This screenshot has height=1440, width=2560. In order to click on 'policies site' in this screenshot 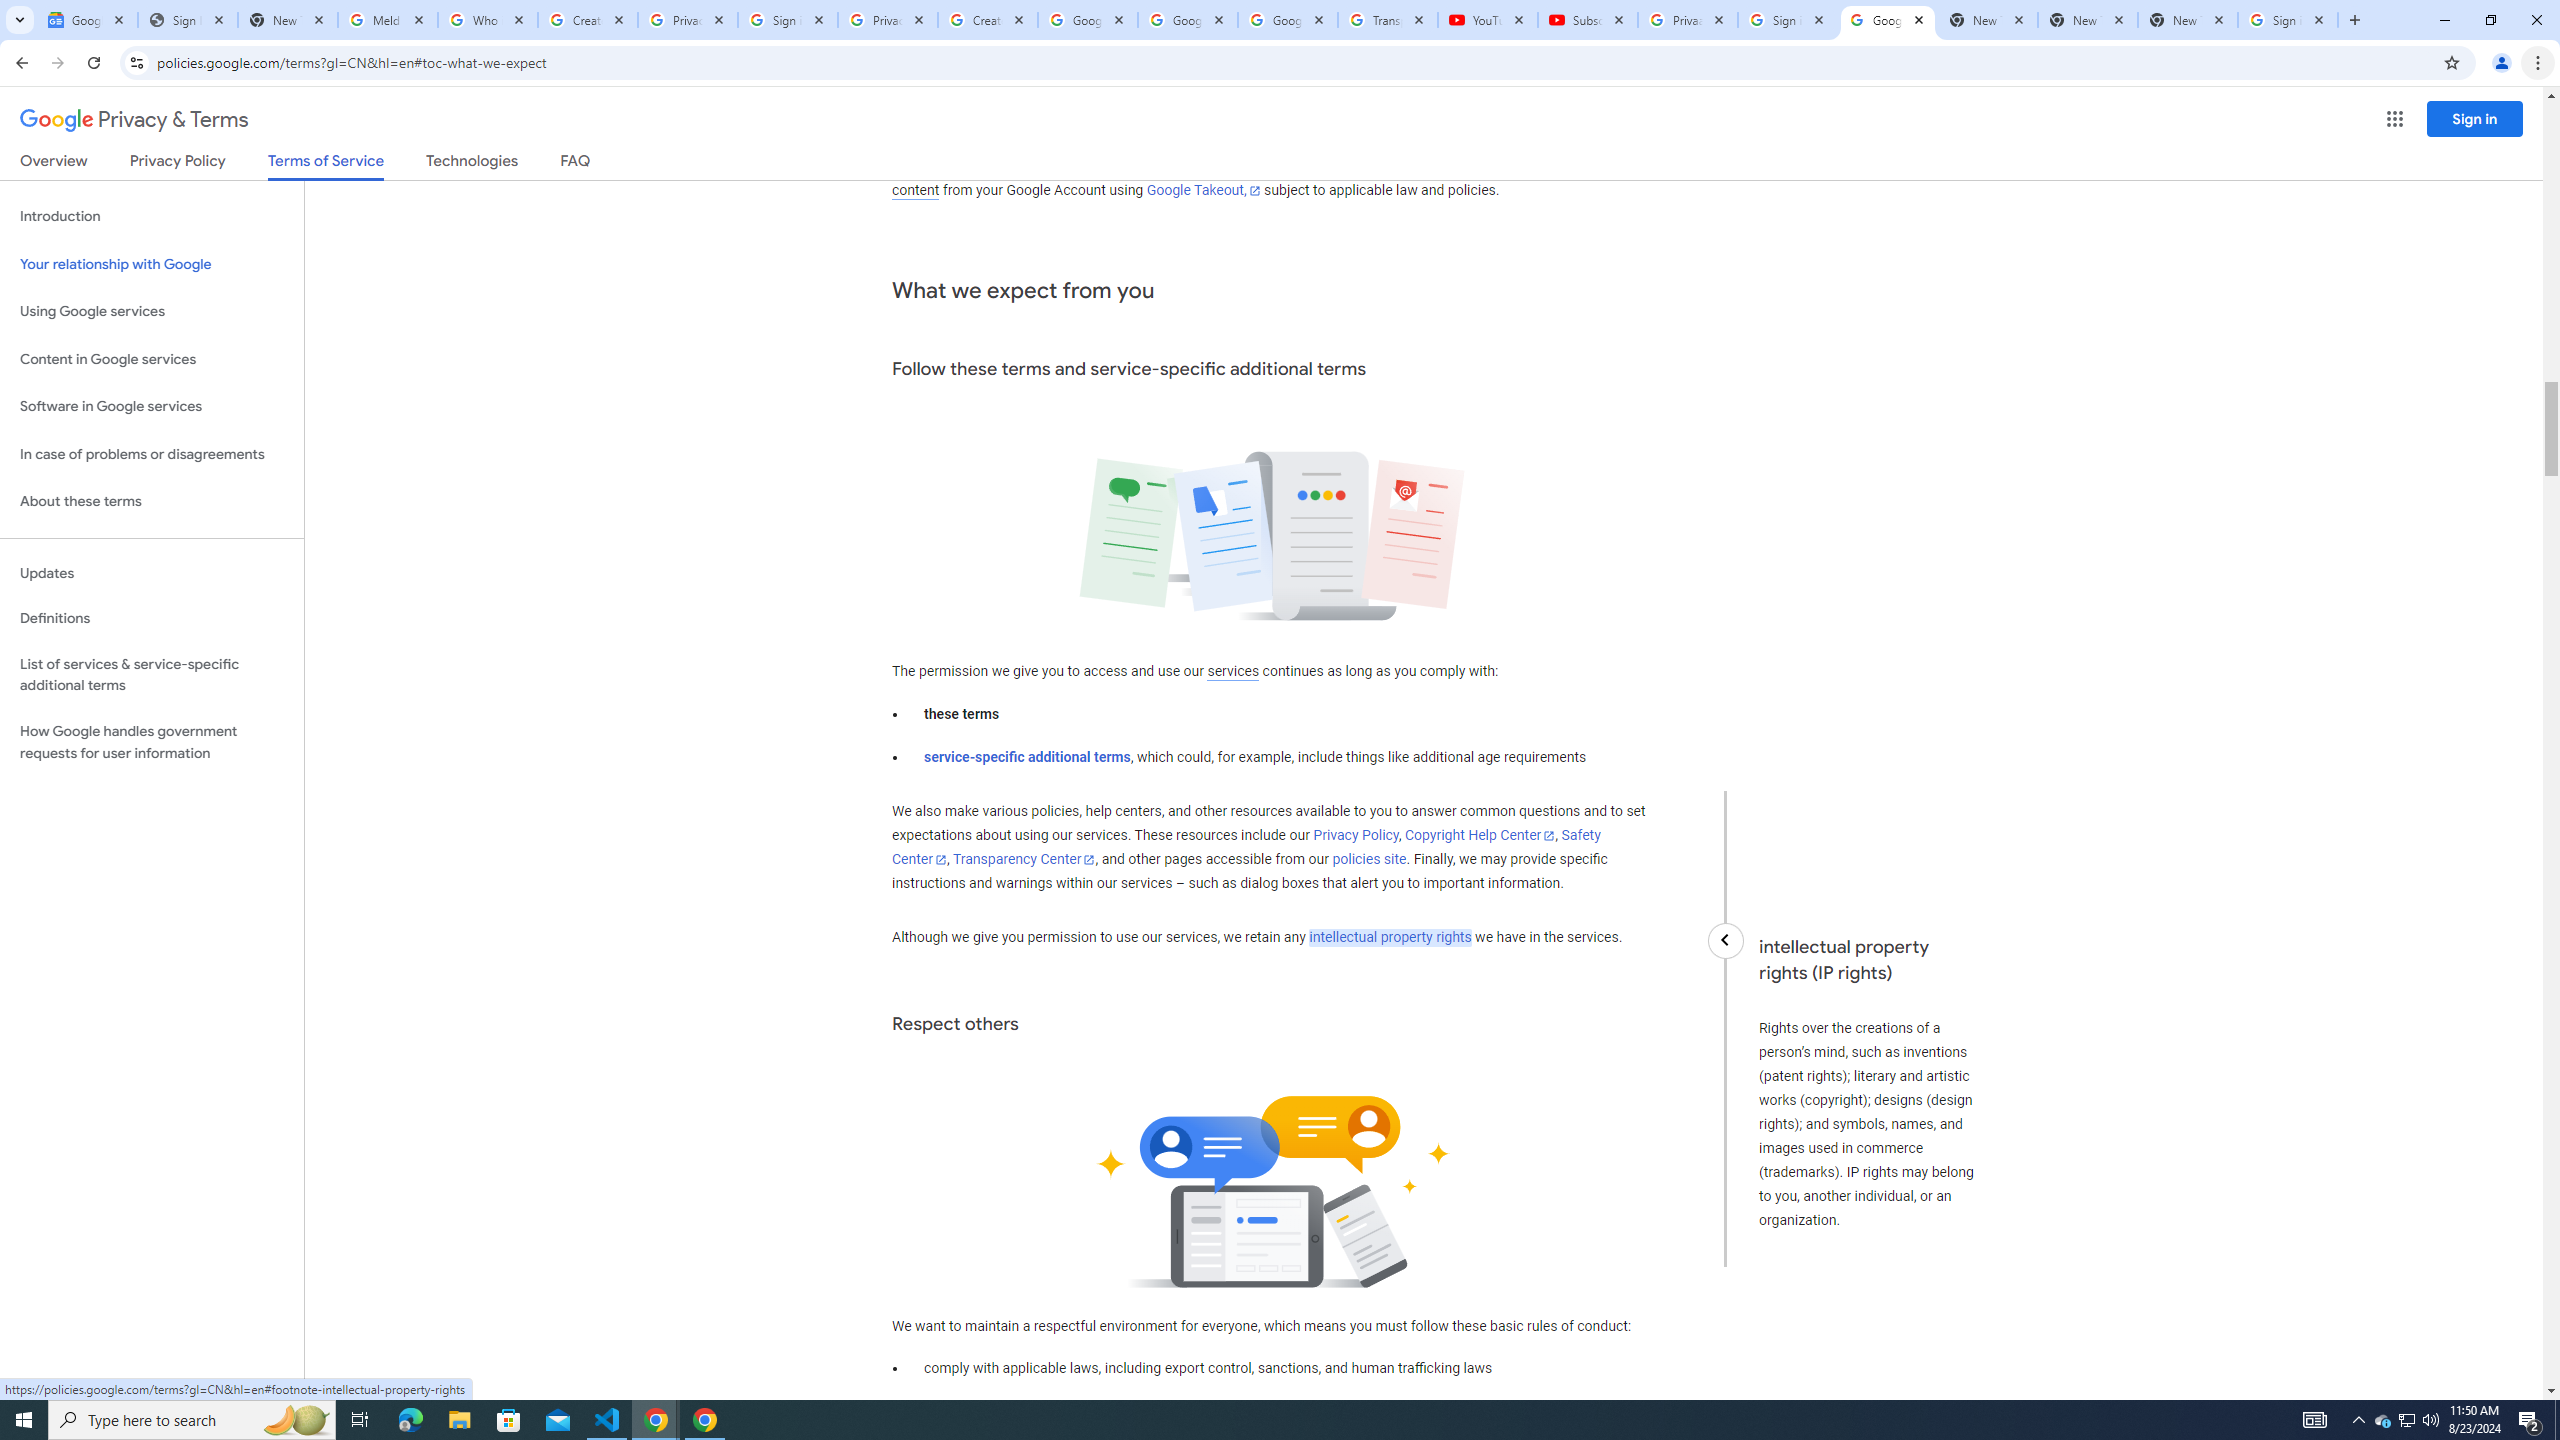, I will do `click(1369, 858)`.